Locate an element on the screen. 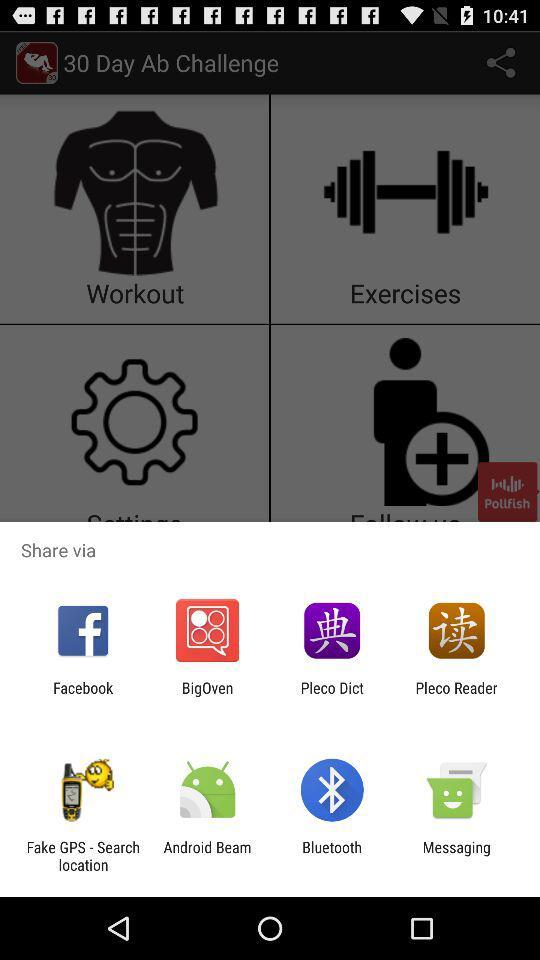 The height and width of the screenshot is (960, 540). the item to the right of the bluetooth item is located at coordinates (456, 855).